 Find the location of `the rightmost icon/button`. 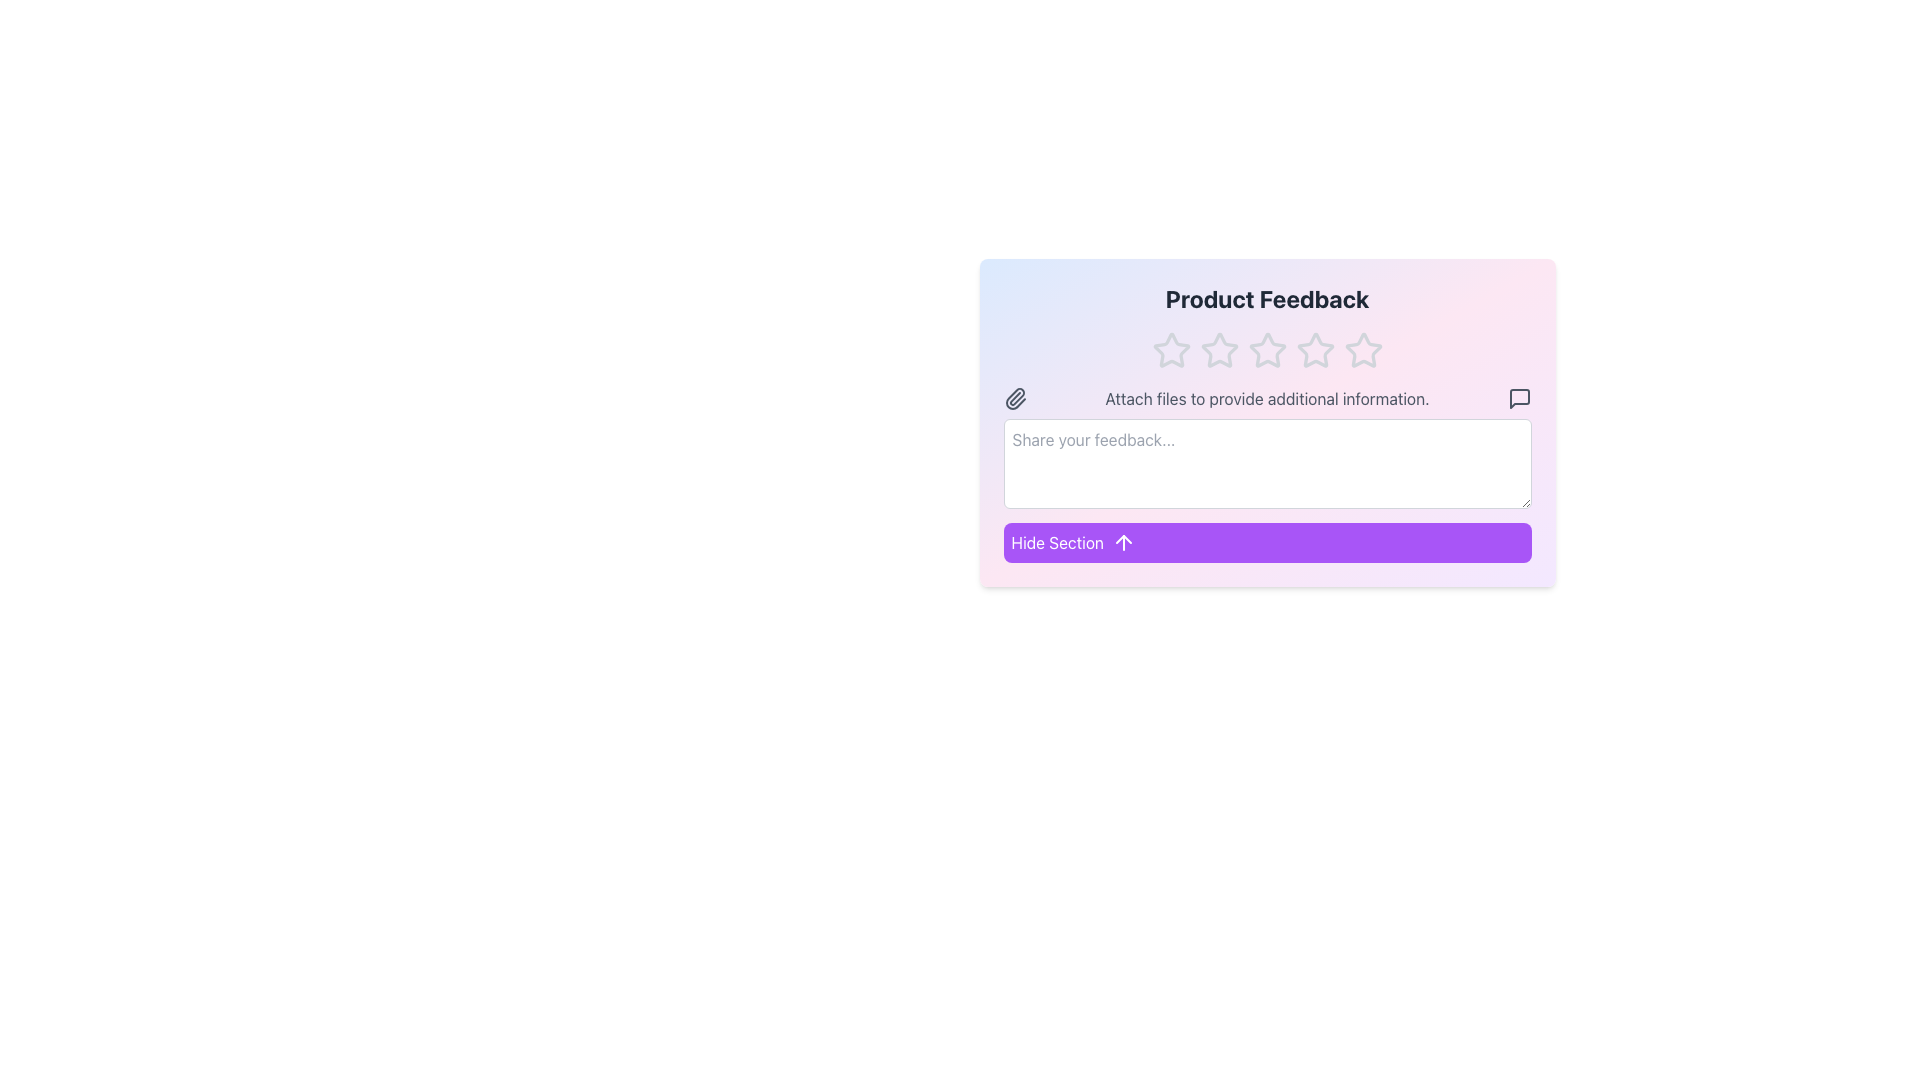

the rightmost icon/button is located at coordinates (1519, 398).